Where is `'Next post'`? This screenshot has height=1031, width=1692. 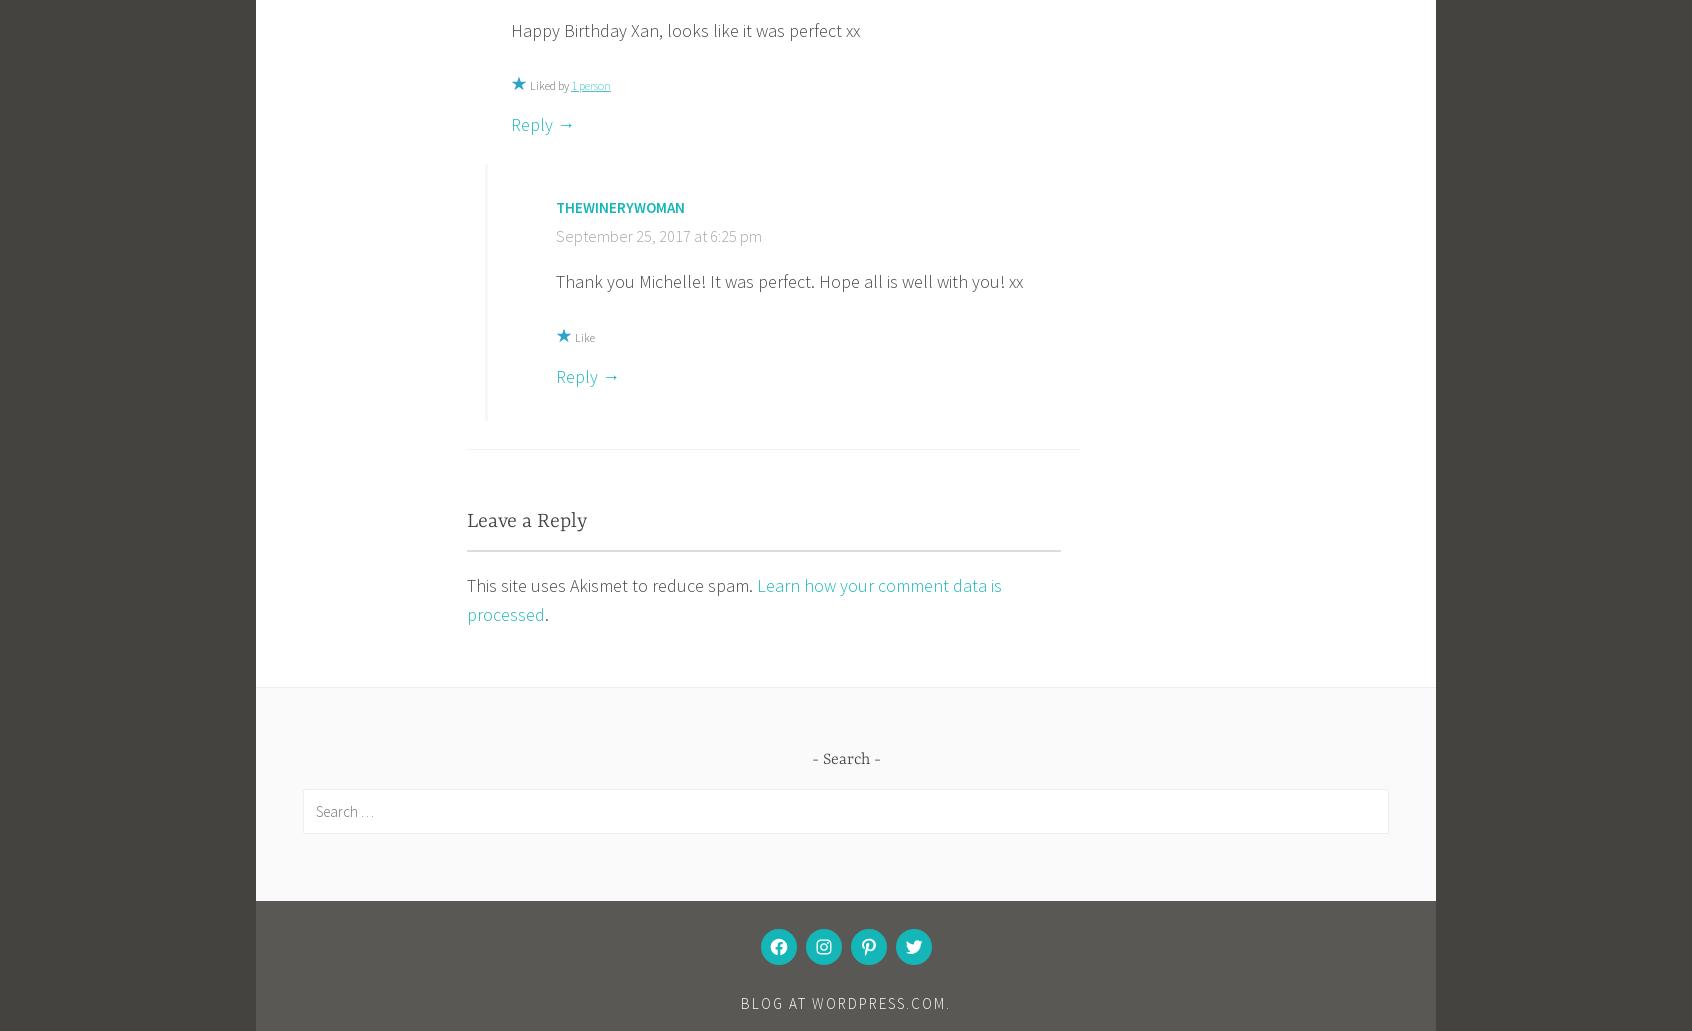 'Next post' is located at coordinates (1006, 845).